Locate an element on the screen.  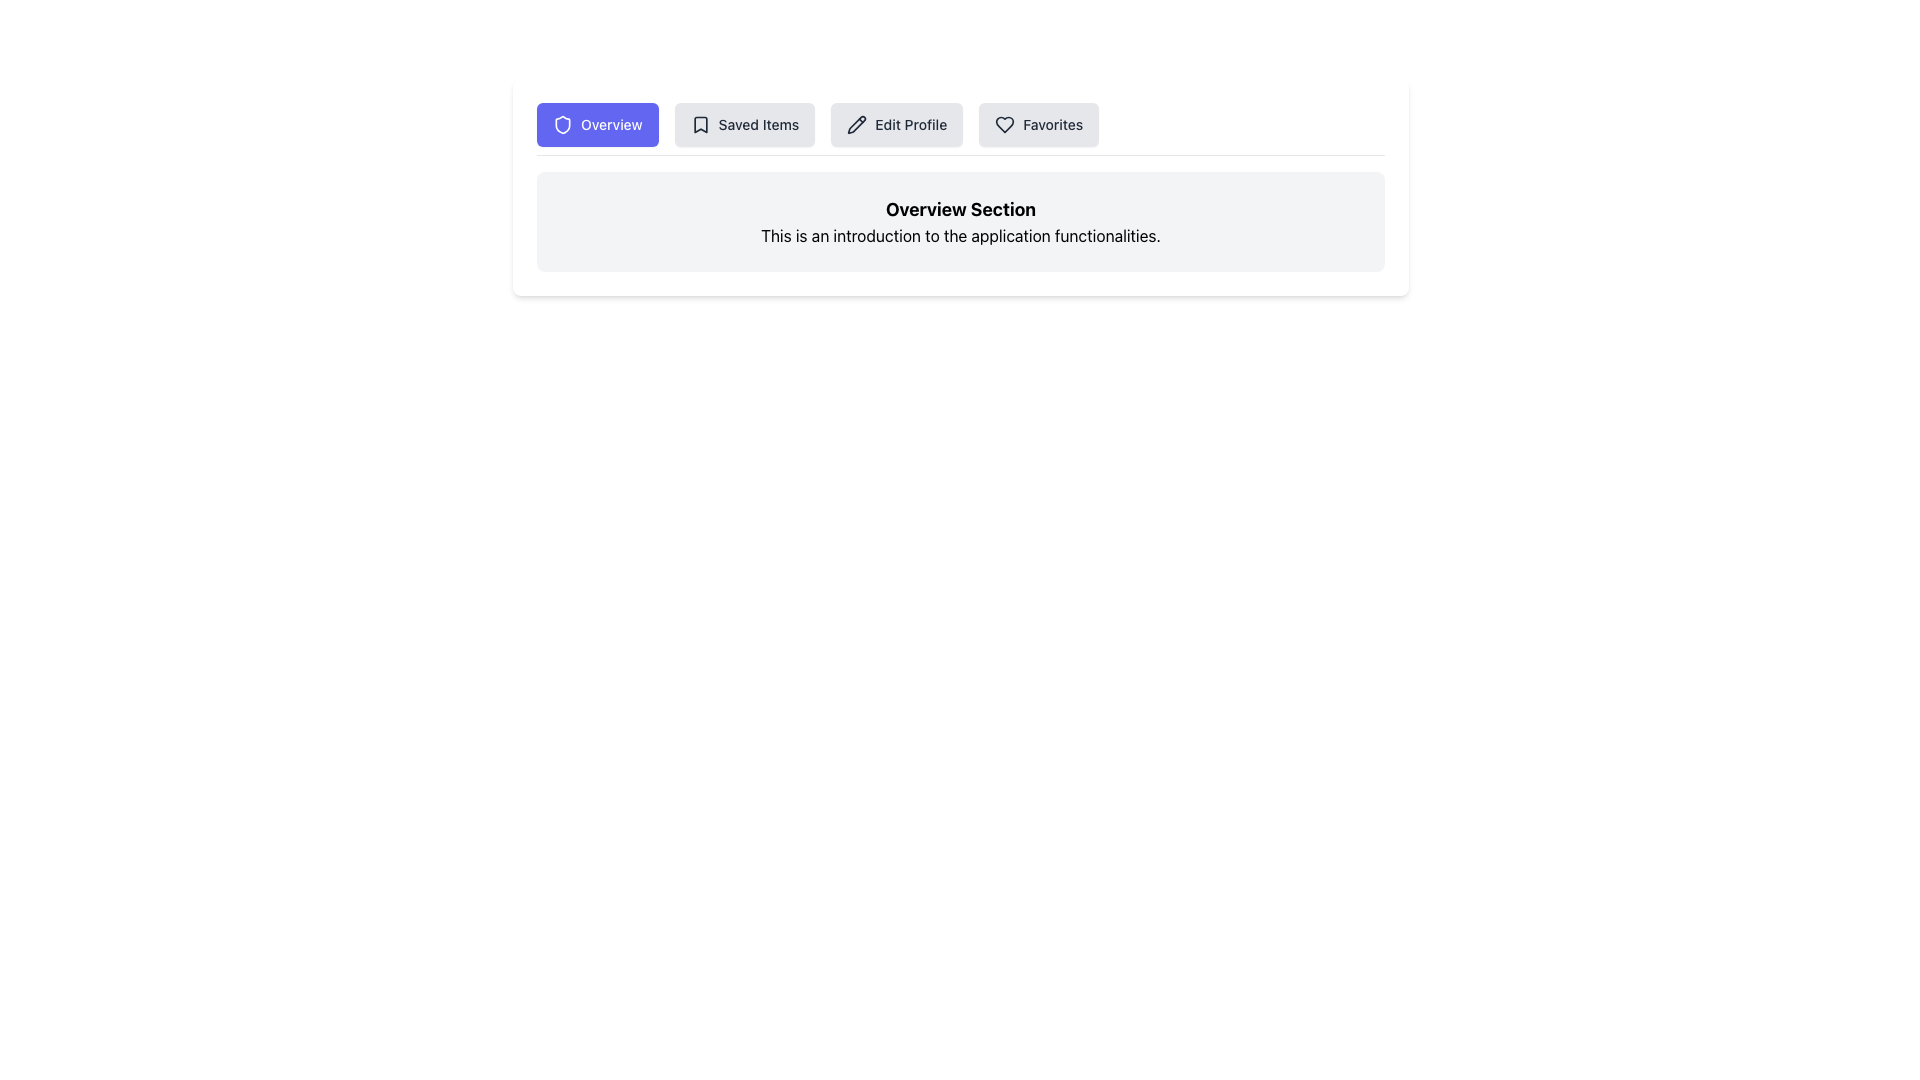
the bookmark icon, which is a minimalist black outline with a hollow center, located to the immediate left of the 'Saved Items' text in the top navigation bar is located at coordinates (700, 124).